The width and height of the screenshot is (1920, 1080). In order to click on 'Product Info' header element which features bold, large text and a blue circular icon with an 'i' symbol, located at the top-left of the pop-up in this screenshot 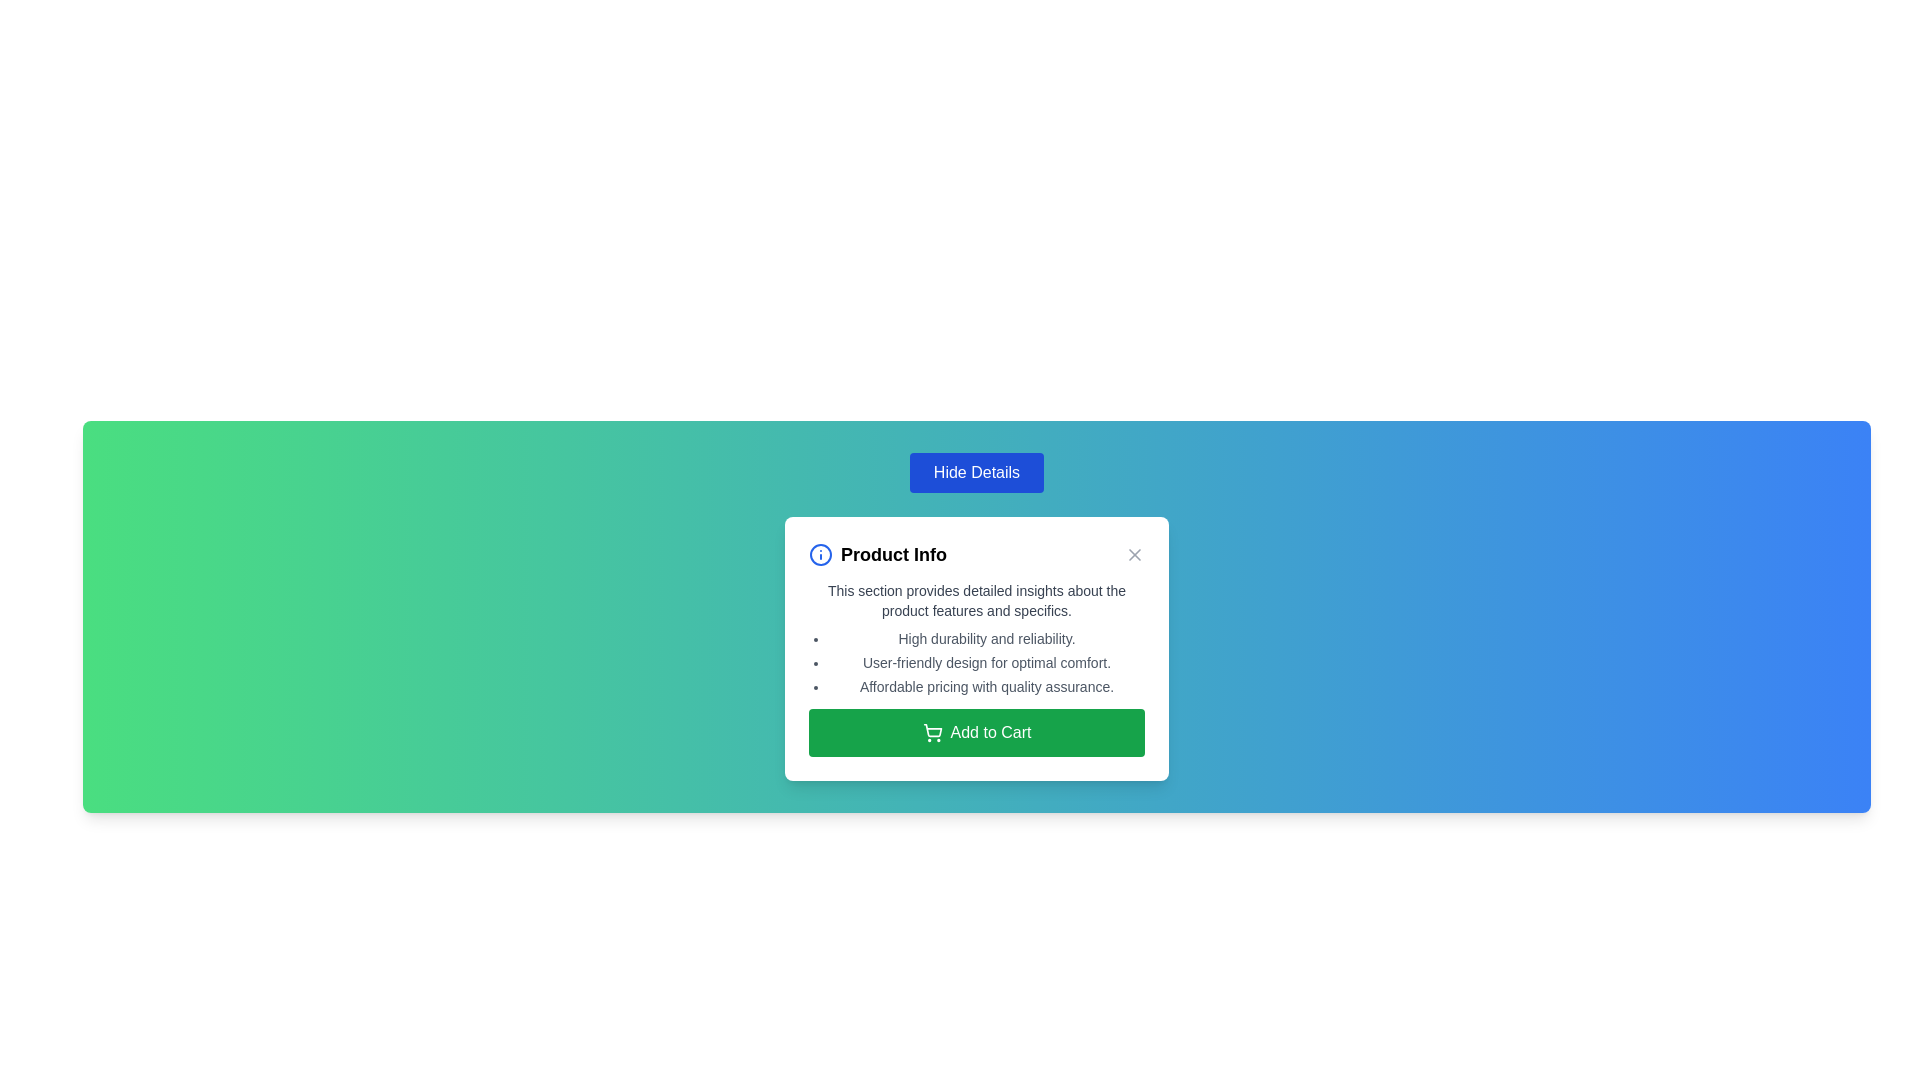, I will do `click(878, 555)`.